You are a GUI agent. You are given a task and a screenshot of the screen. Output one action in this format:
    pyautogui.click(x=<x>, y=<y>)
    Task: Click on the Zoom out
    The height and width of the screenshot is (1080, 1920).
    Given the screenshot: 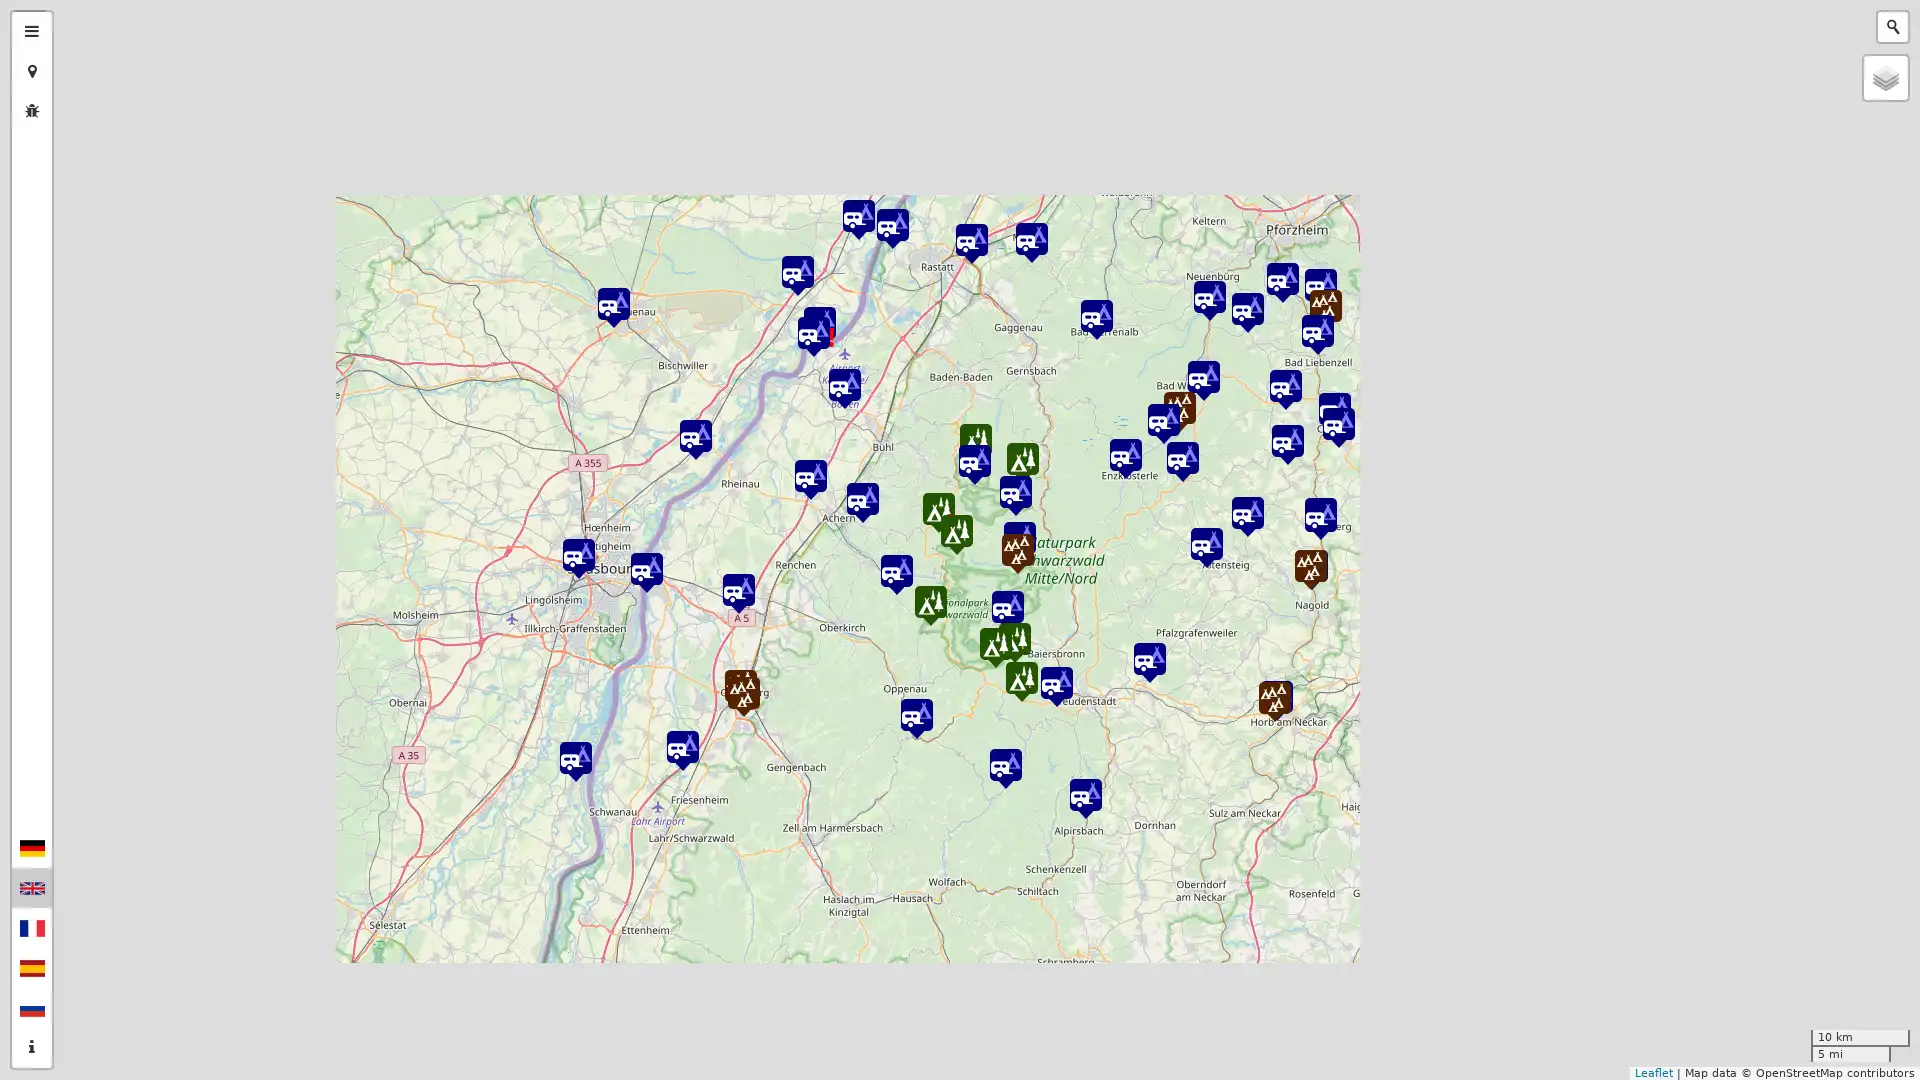 What is the action you would take?
    pyautogui.click(x=76, y=56)
    